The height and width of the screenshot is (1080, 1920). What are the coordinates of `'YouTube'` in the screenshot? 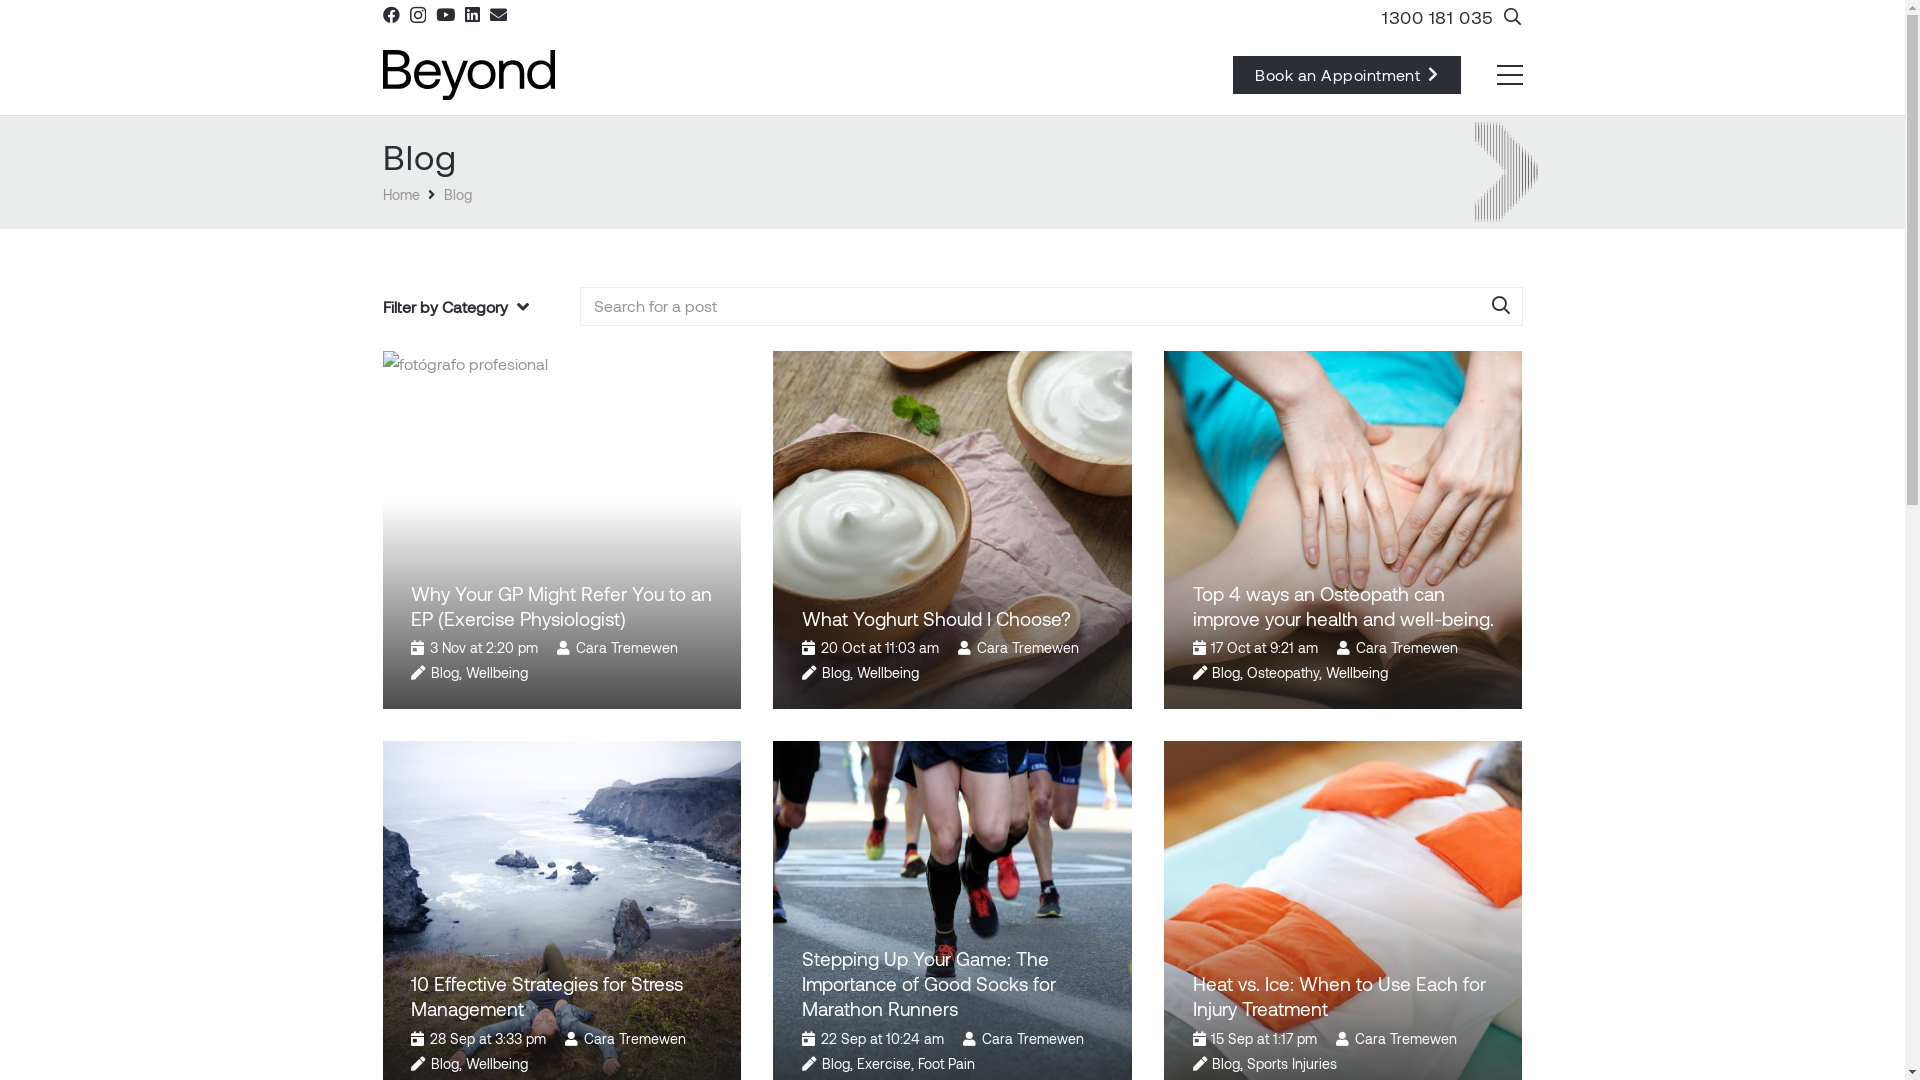 It's located at (435, 14).